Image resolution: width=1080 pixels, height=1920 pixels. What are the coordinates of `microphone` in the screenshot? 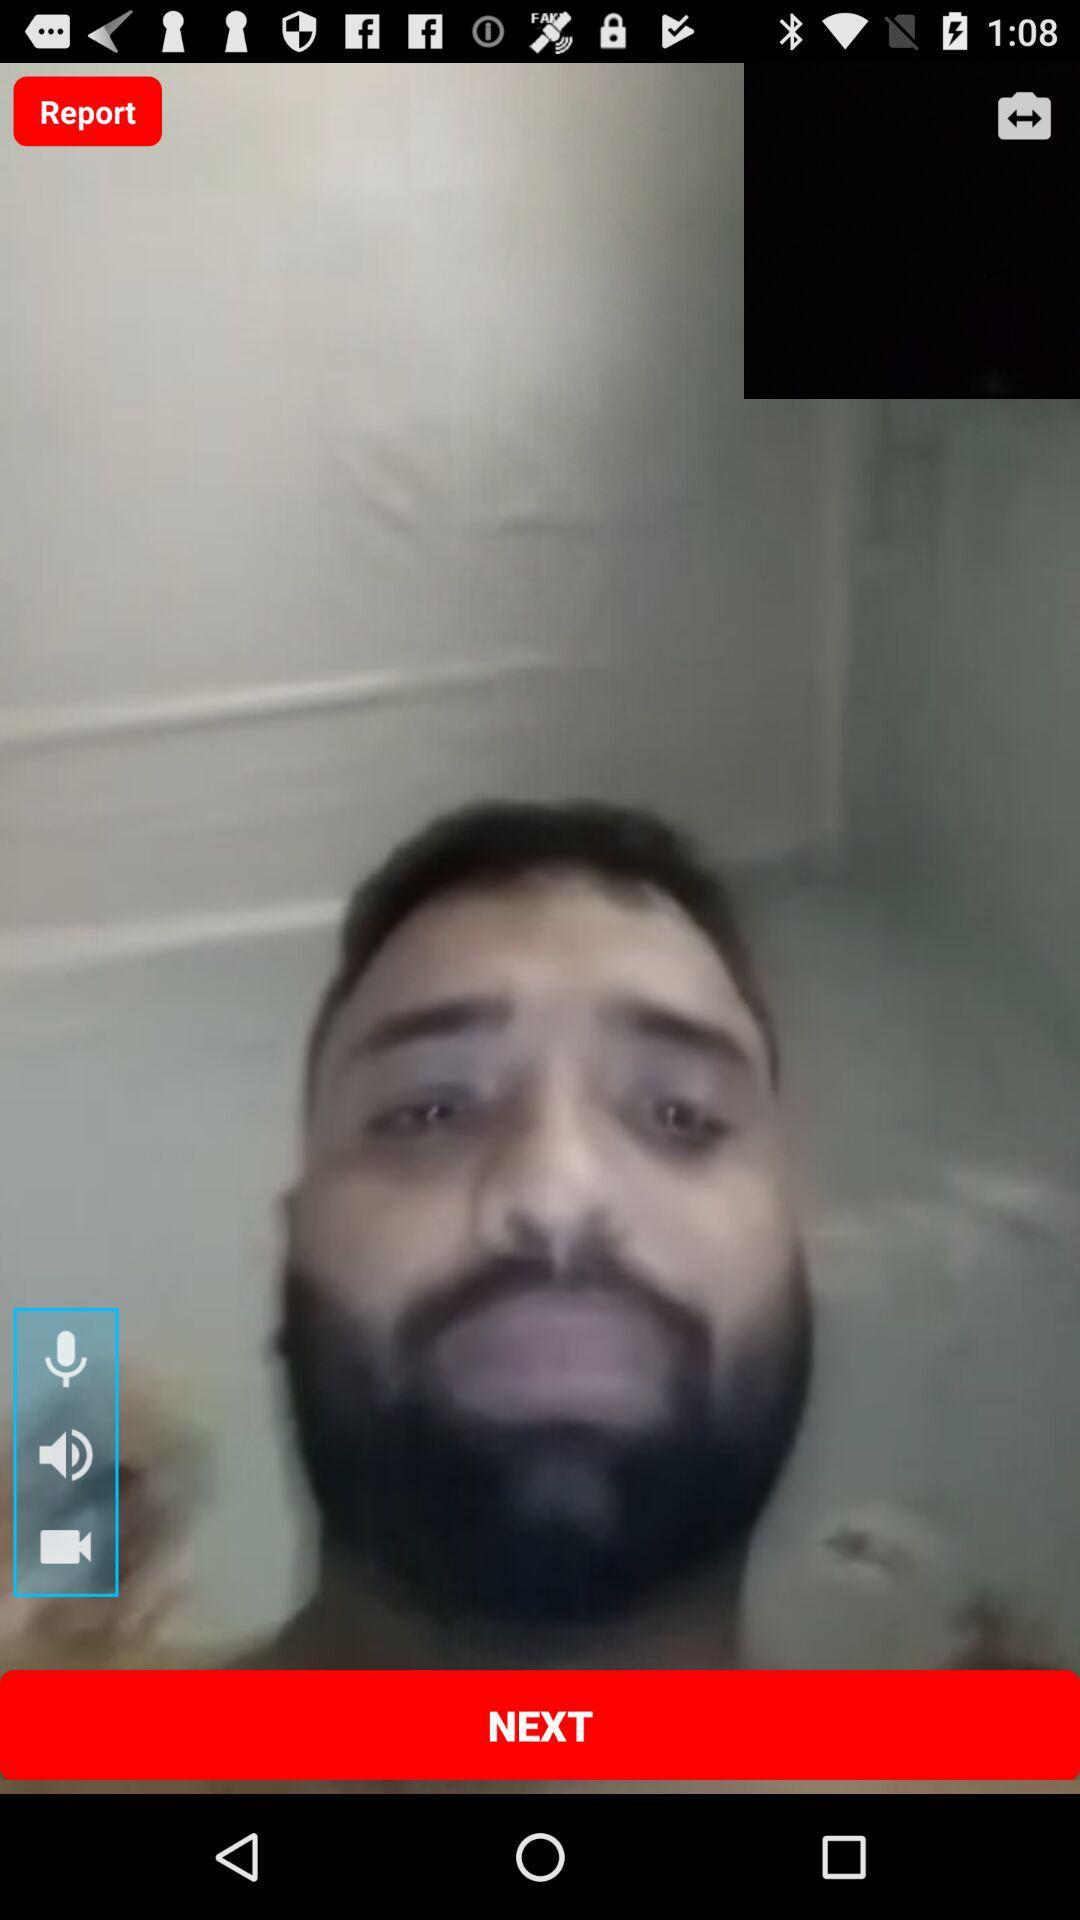 It's located at (64, 1360).